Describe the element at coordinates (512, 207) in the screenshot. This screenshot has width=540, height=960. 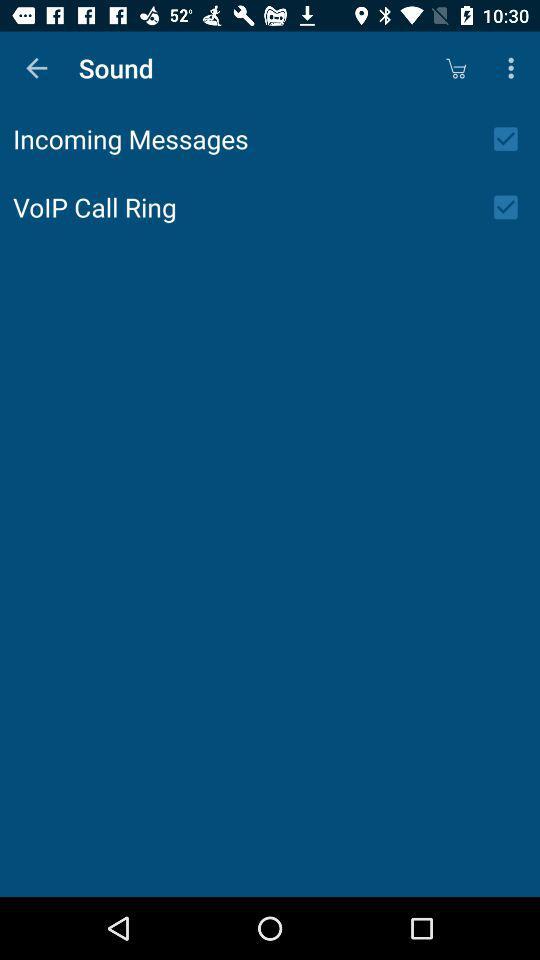
I see `ring off/on` at that location.